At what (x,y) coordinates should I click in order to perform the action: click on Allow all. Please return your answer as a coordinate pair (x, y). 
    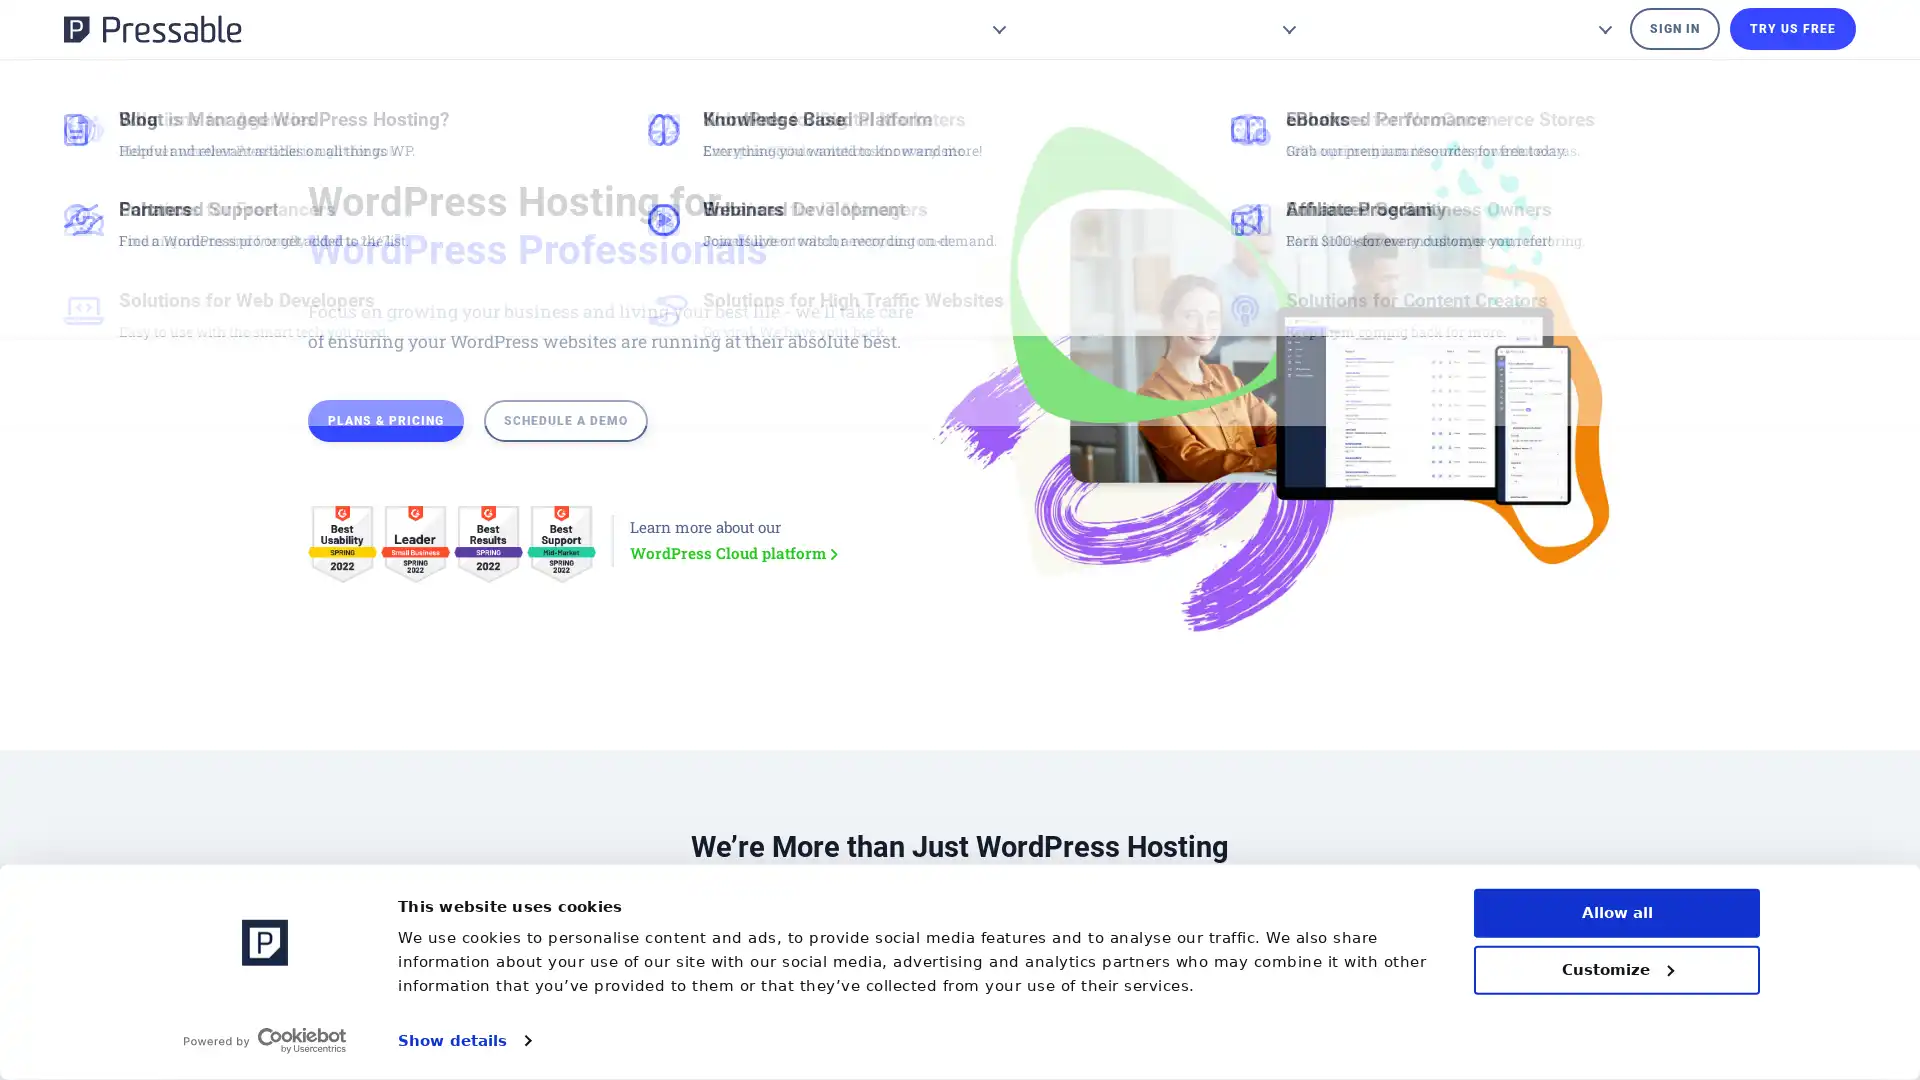
    Looking at the image, I should click on (1617, 912).